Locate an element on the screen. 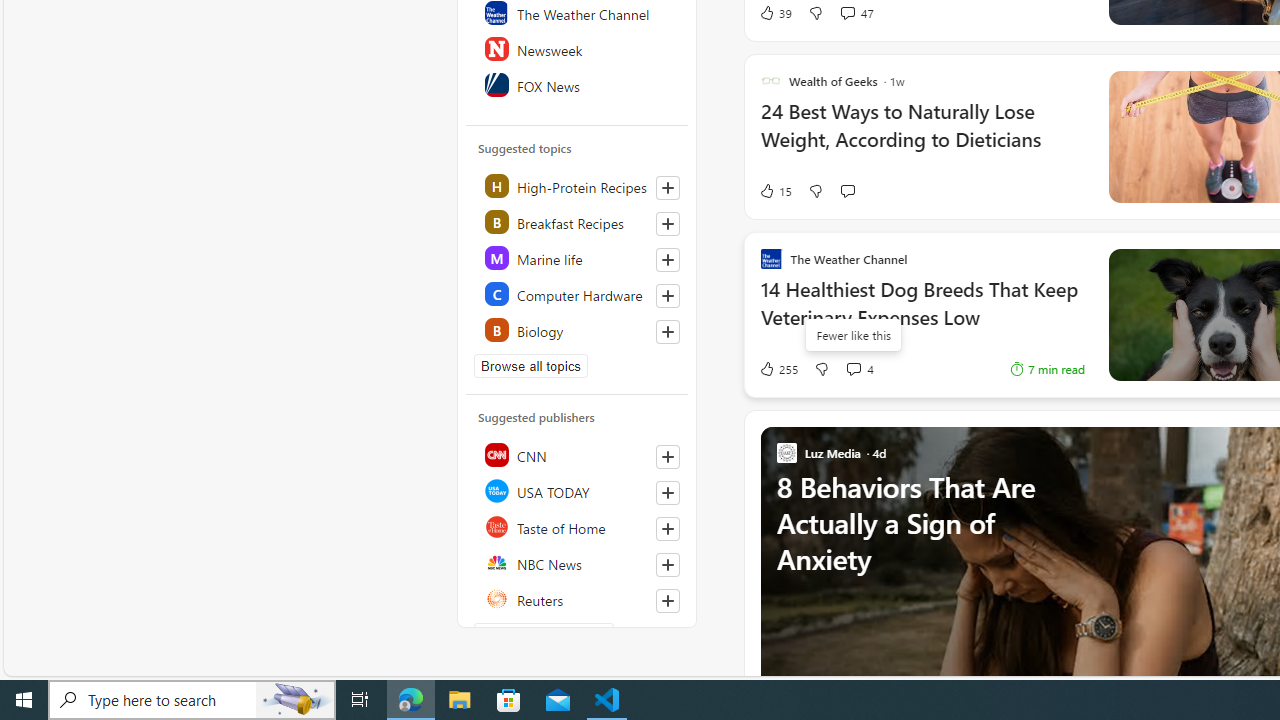 The image size is (1280, 720). '255 Like' is located at coordinates (777, 368).